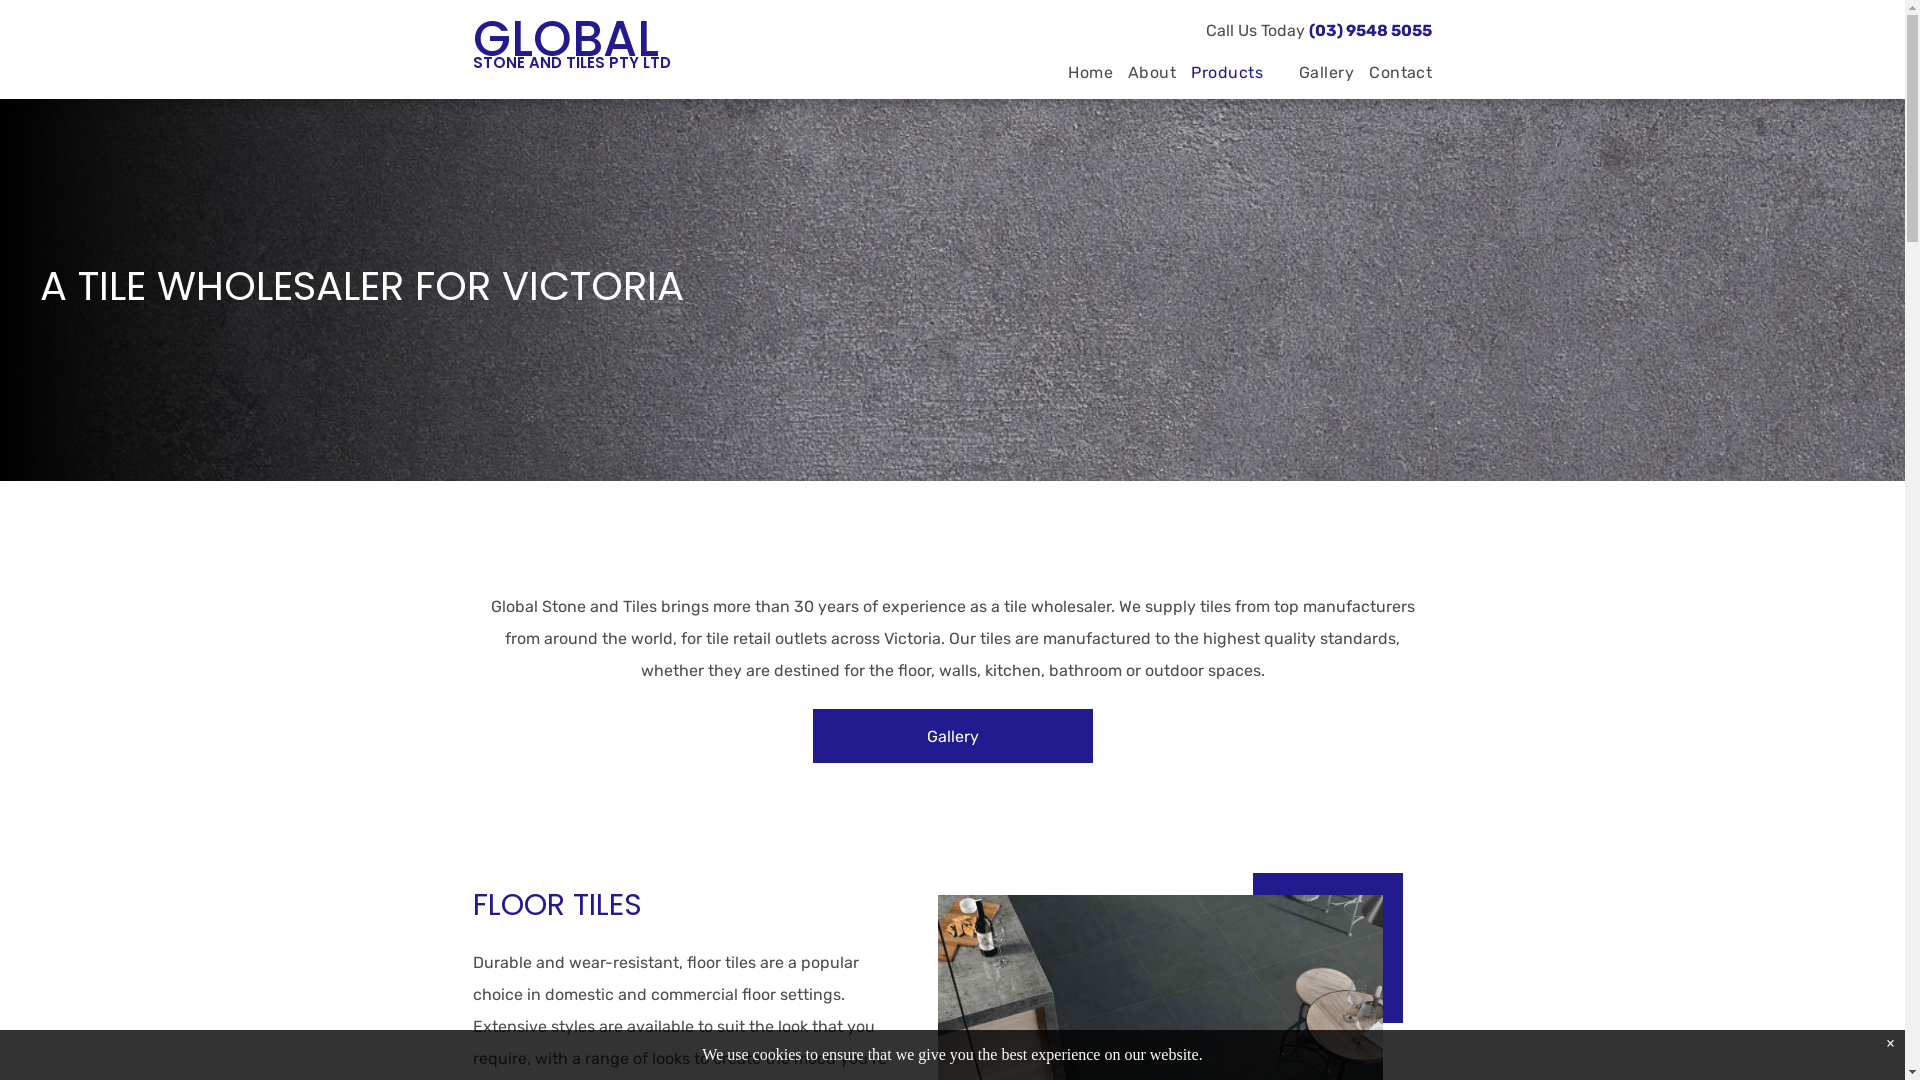 This screenshot has width=1920, height=1080. What do you see at coordinates (950, 736) in the screenshot?
I see `'Gallery'` at bounding box center [950, 736].